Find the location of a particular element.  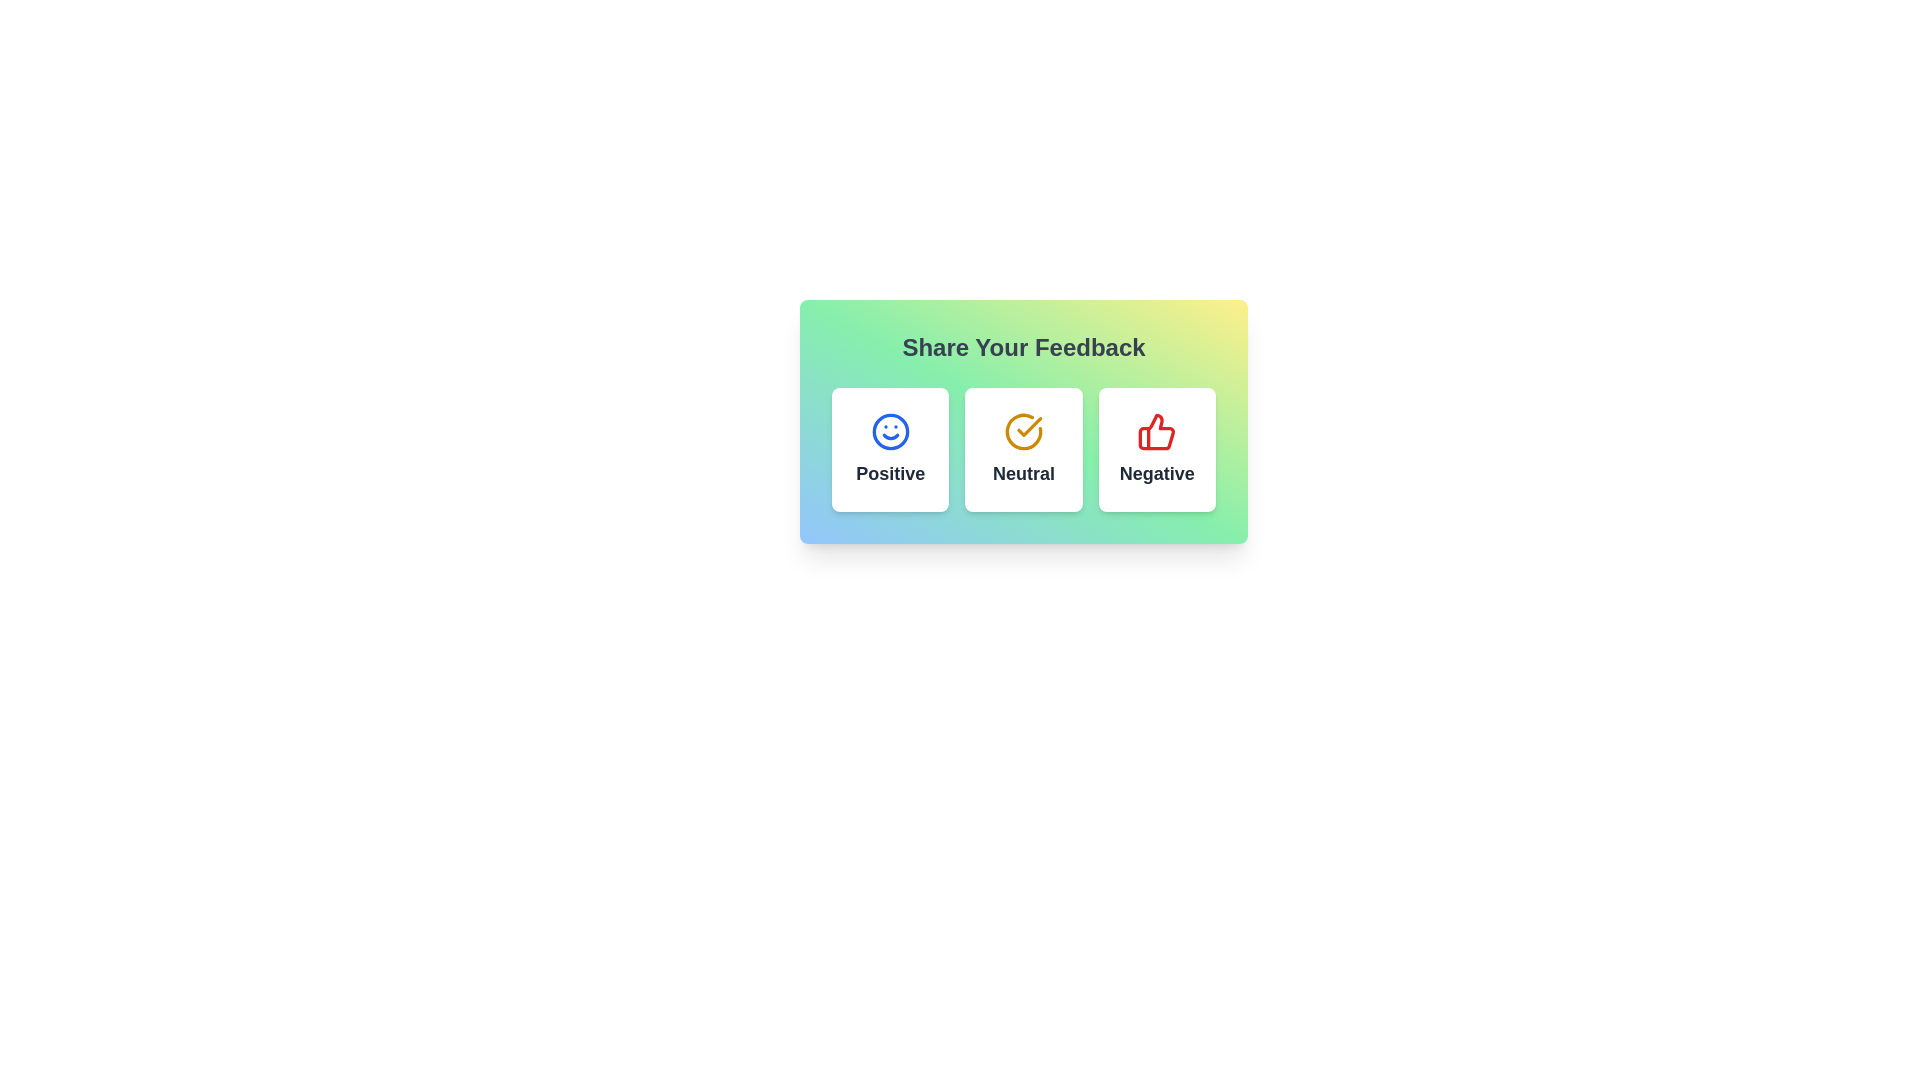

the static text label for the positive feedback selection option, which is located beneath the smiling face icon in the first option block labeled 'Positive' is located at coordinates (889, 474).